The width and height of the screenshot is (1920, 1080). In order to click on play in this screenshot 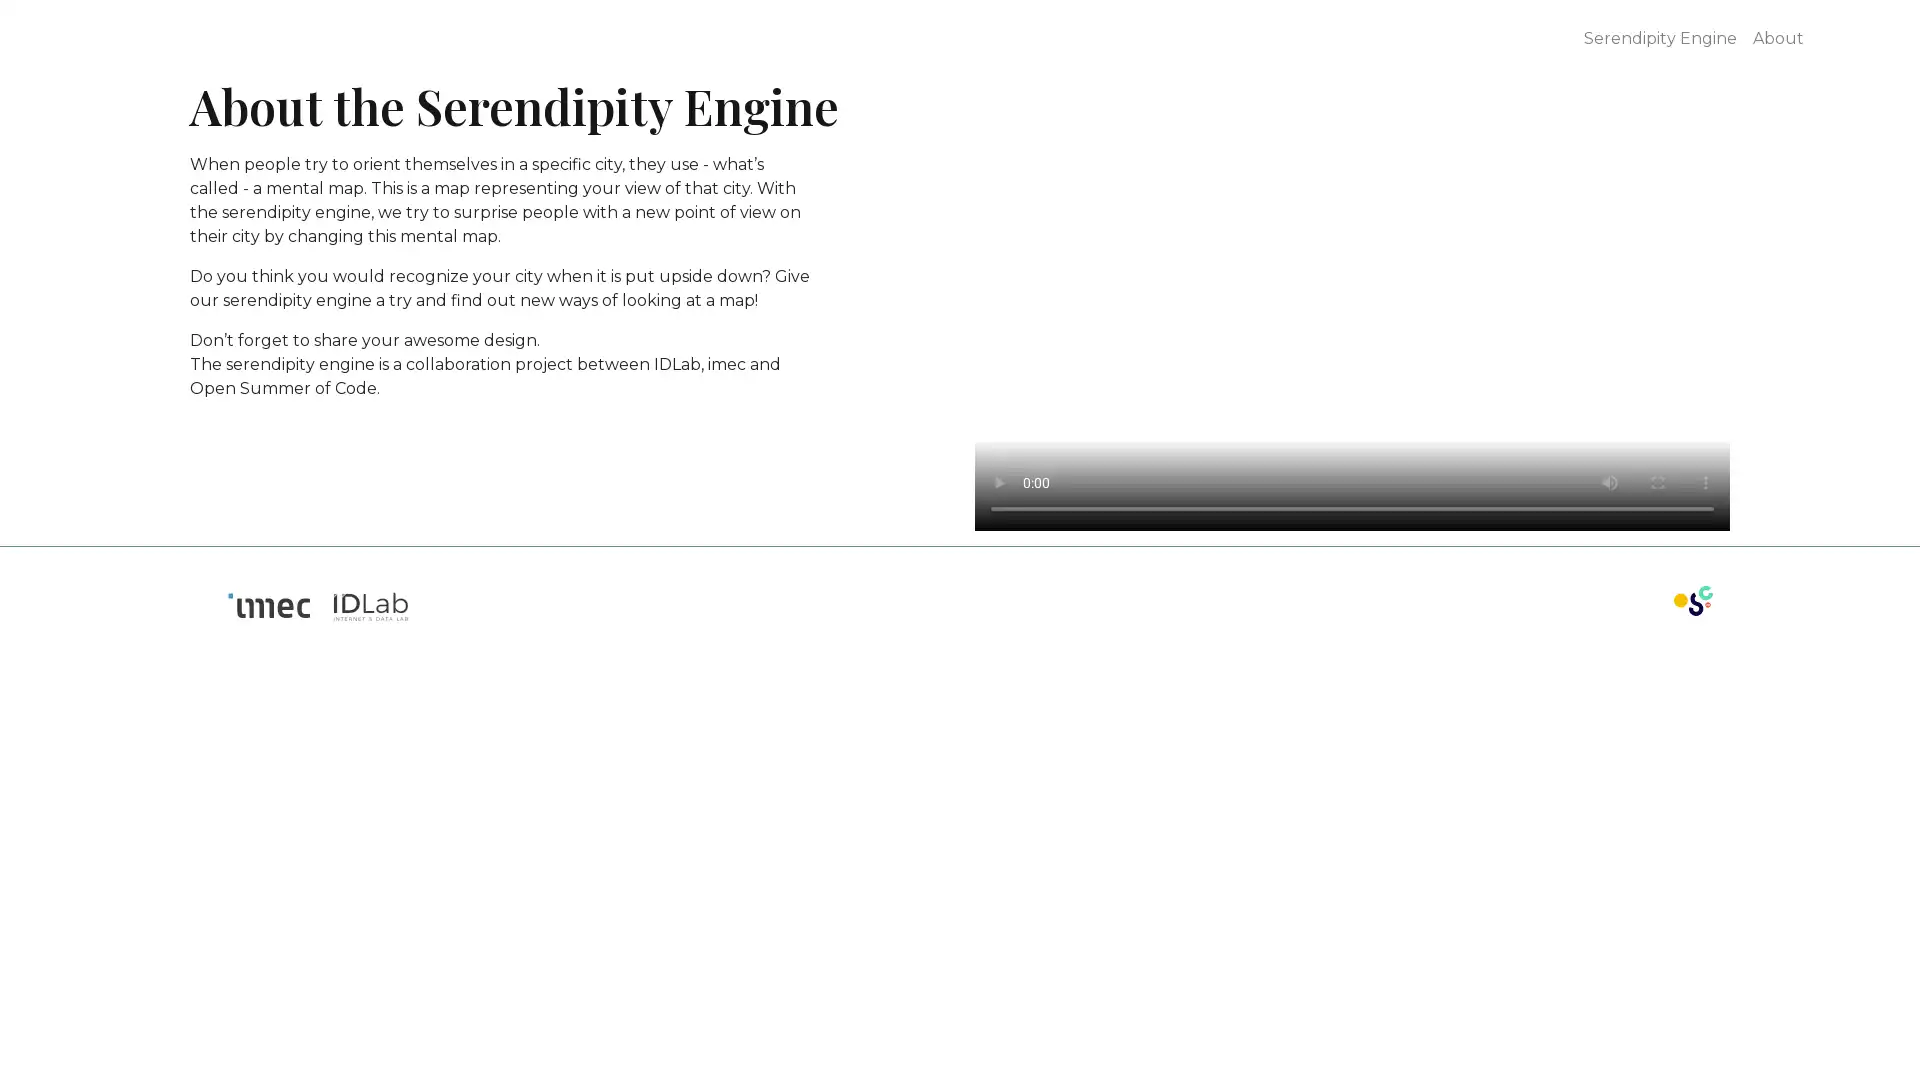, I will do `click(998, 482)`.